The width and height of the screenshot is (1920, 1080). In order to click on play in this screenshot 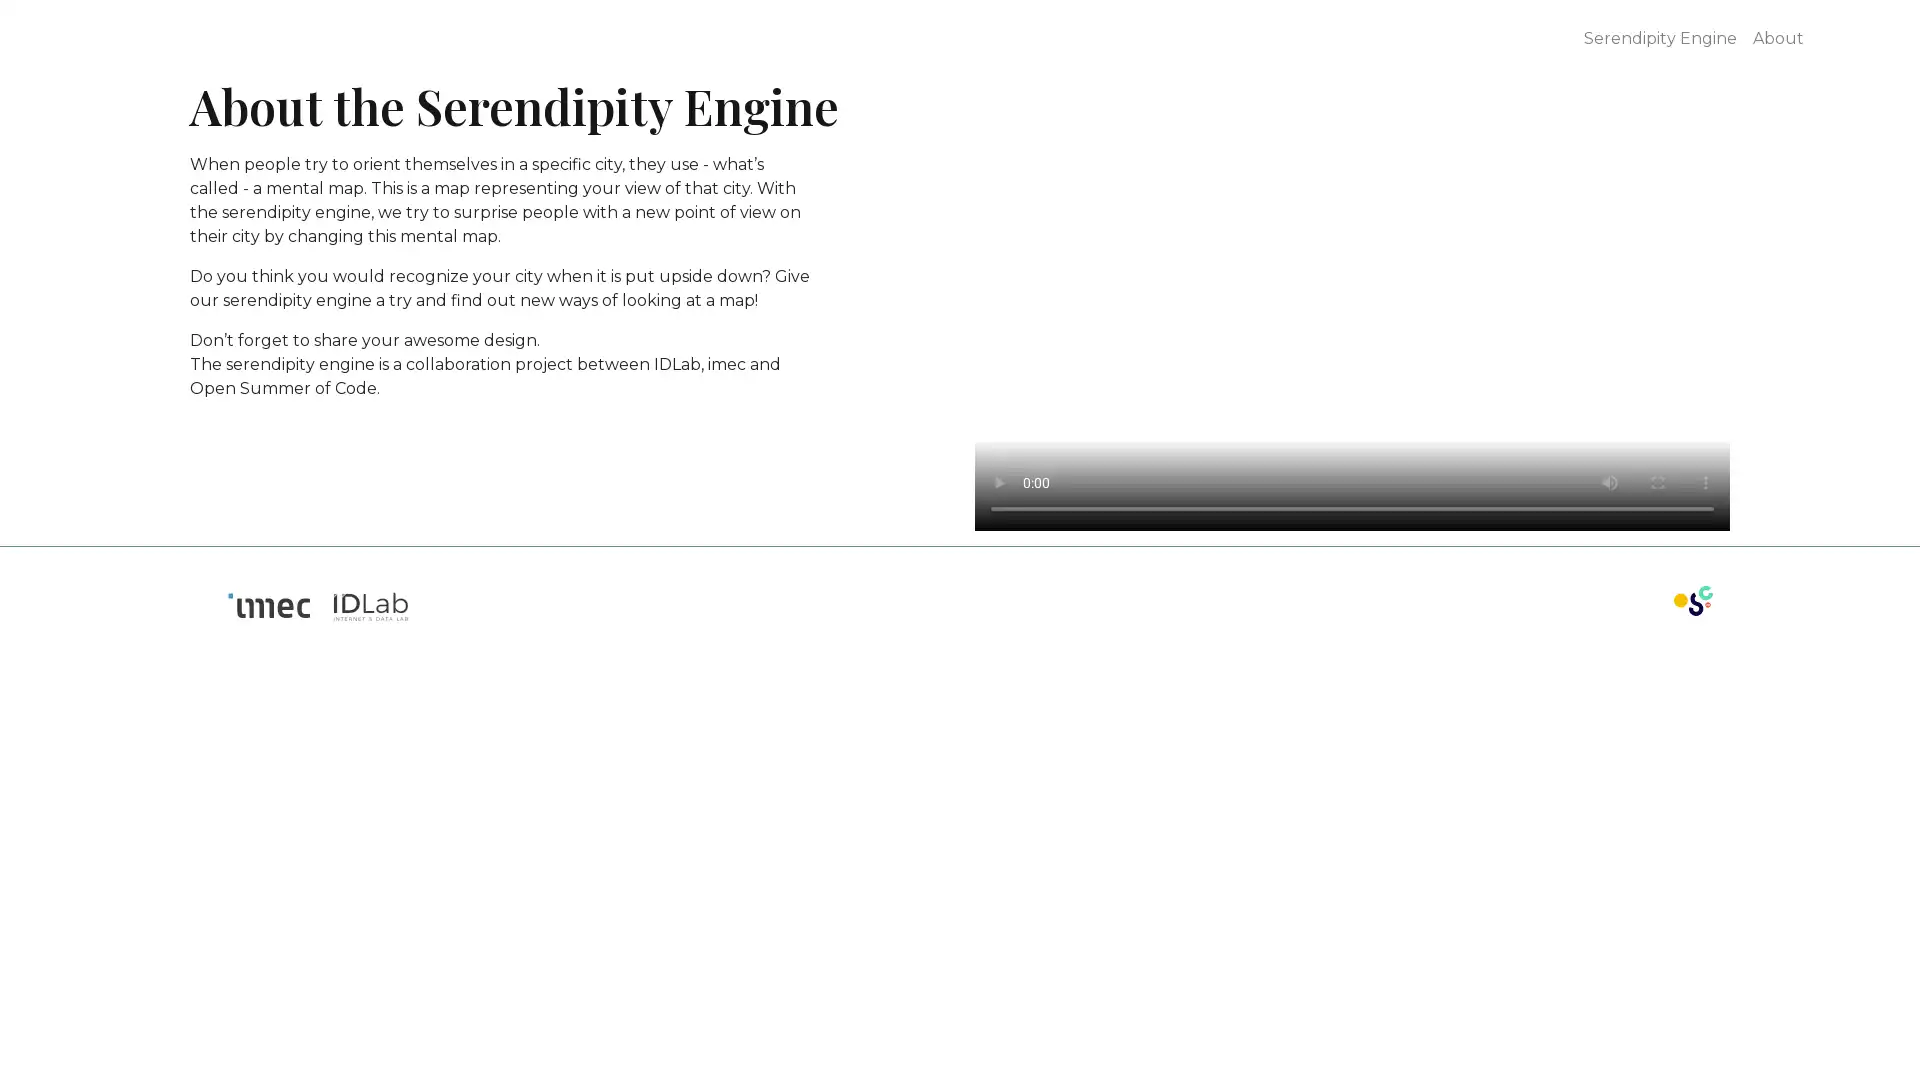, I will do `click(998, 482)`.